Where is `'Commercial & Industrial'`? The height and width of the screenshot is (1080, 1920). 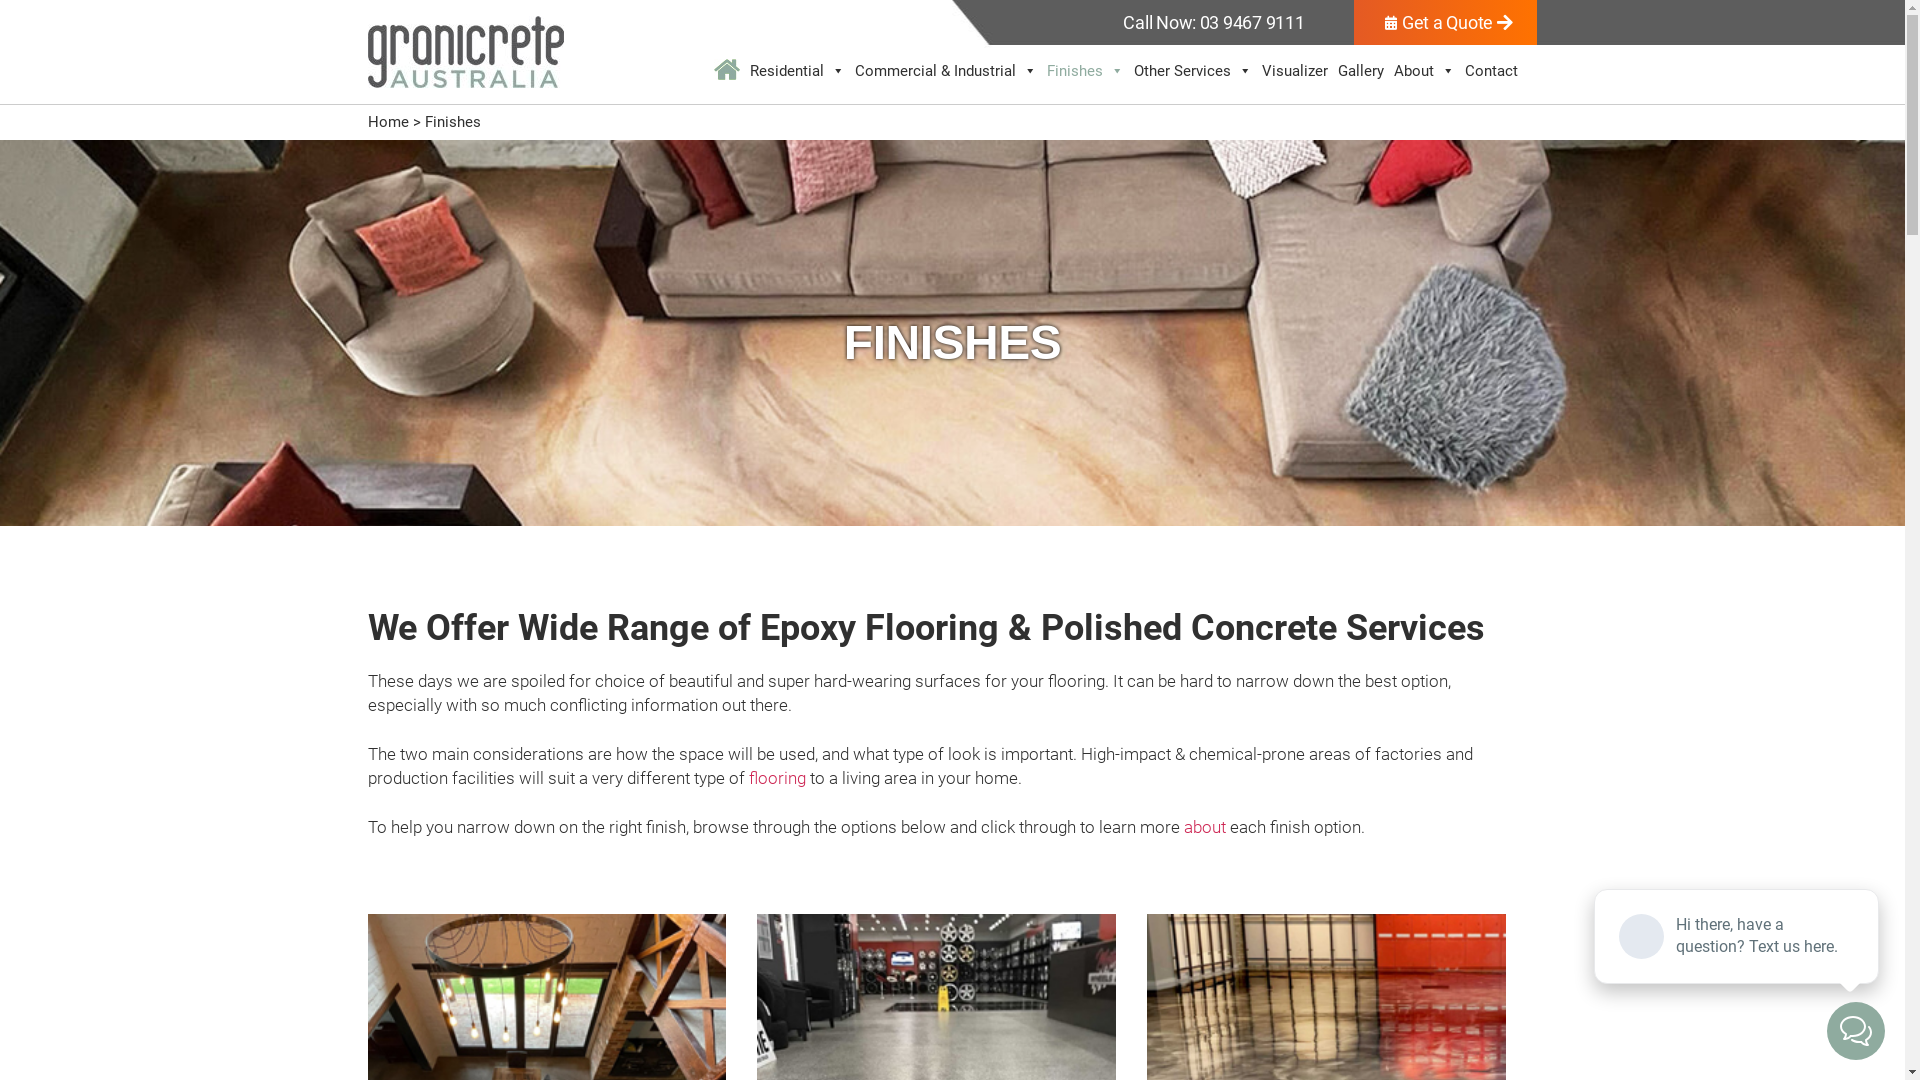 'Commercial & Industrial' is located at coordinates (944, 69).